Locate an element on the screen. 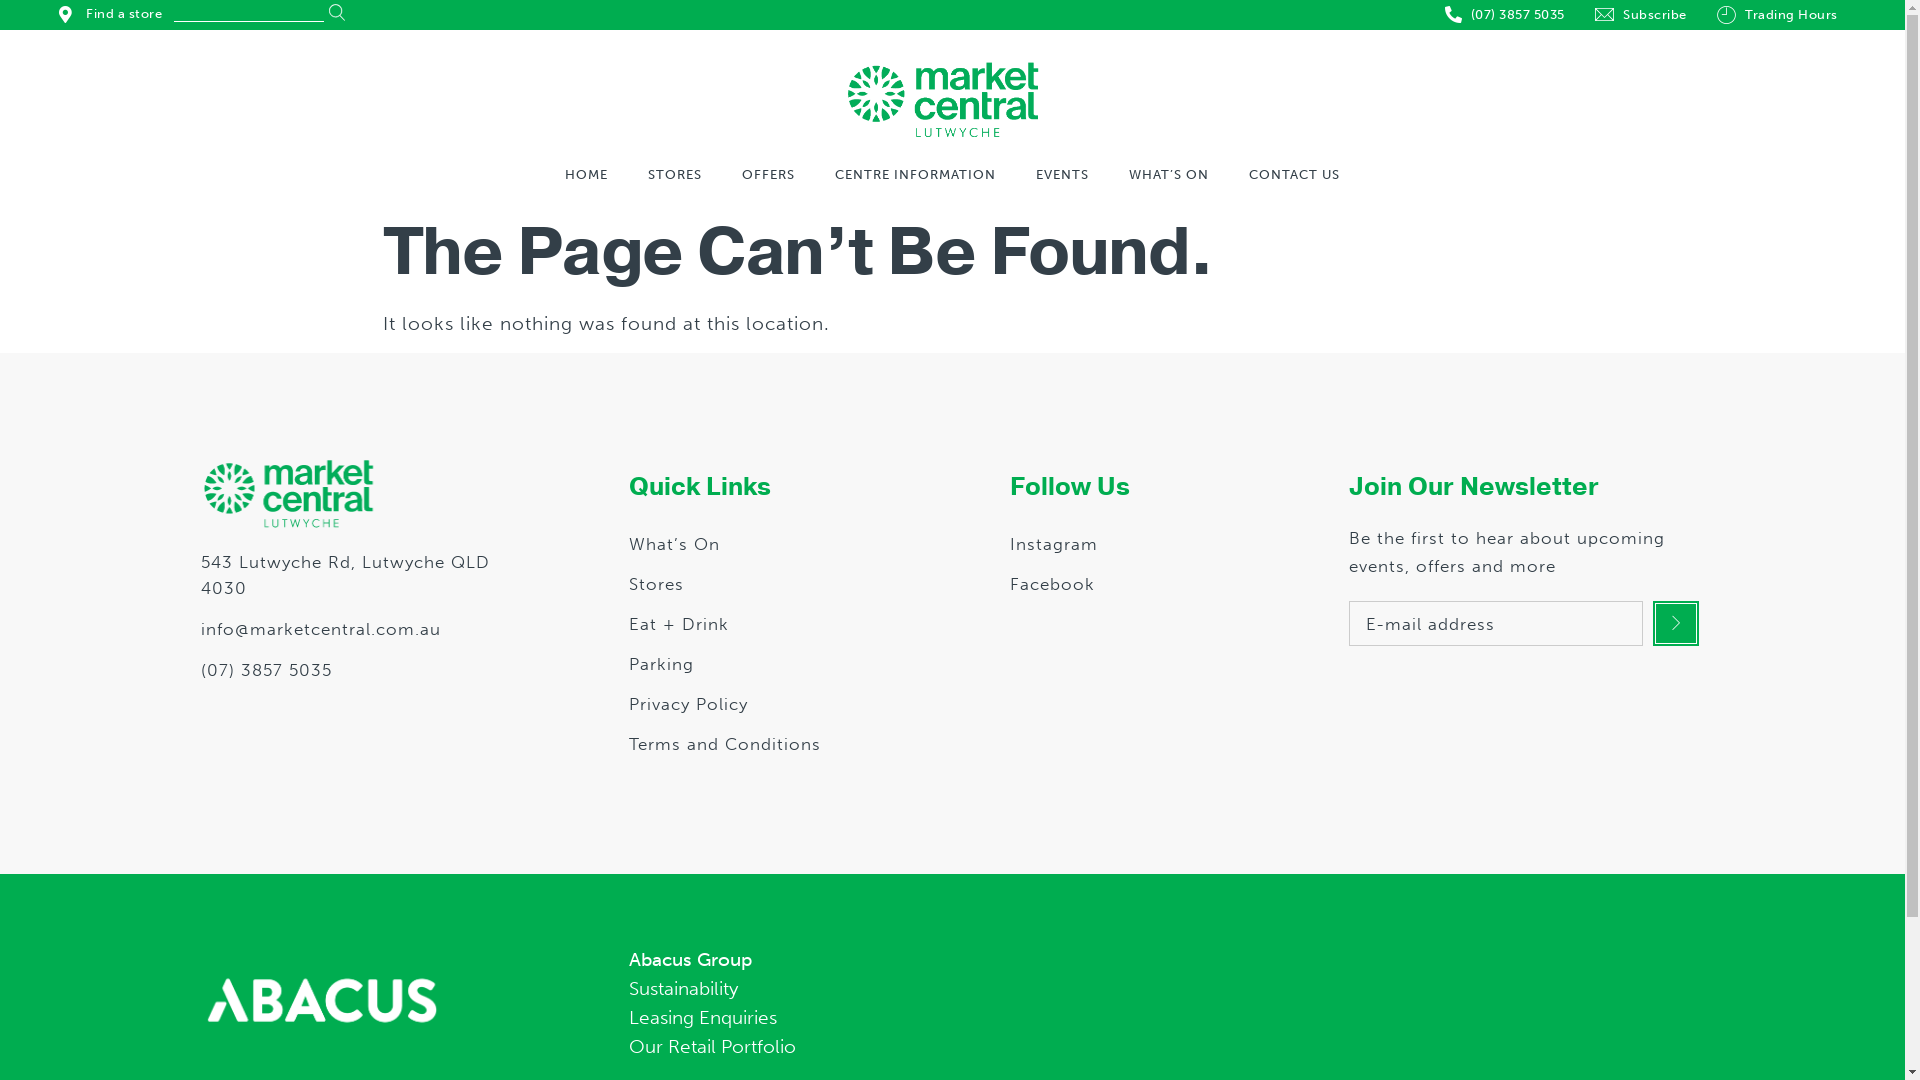 The width and height of the screenshot is (1920, 1080). 'Subscribe' is located at coordinates (1641, 15).